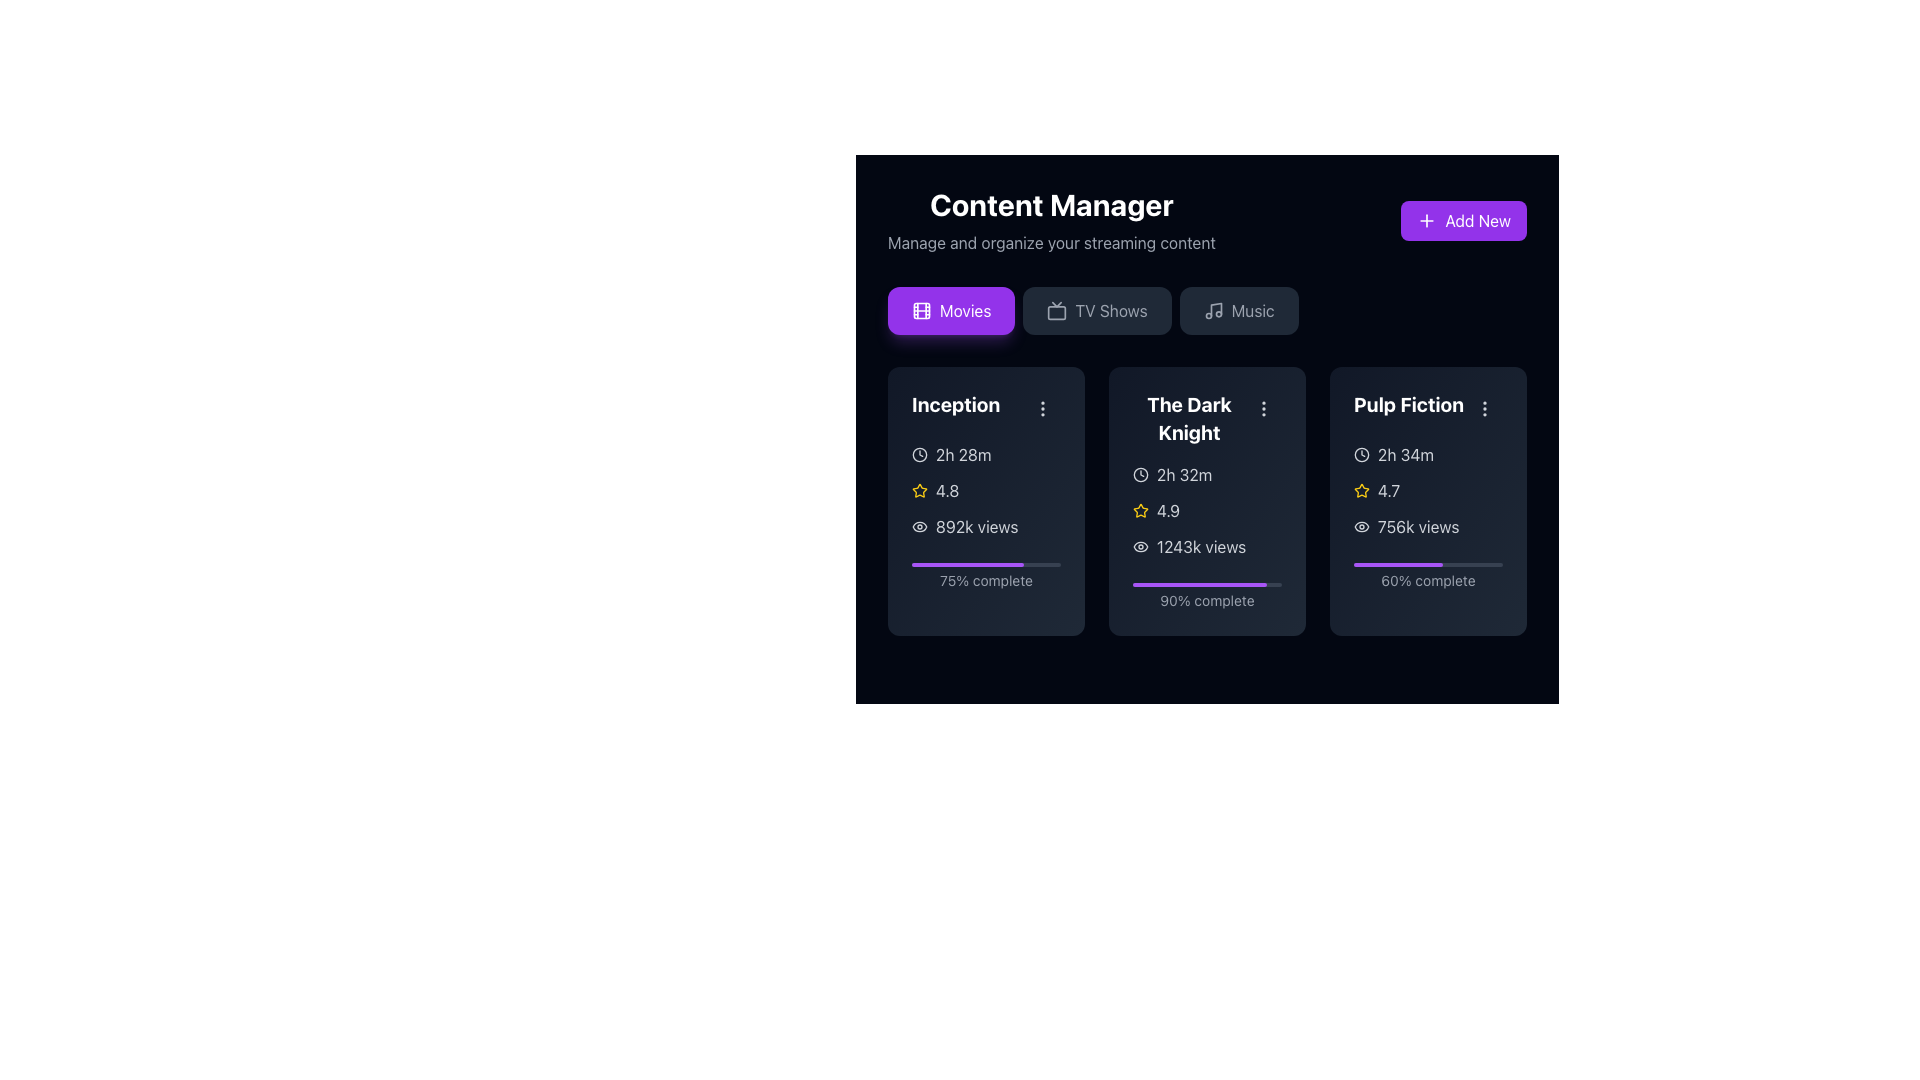  Describe the element at coordinates (1141, 547) in the screenshot. I see `the viewership icon located to the left of the '1243k views' text within 'The Dark Knight' card` at that location.